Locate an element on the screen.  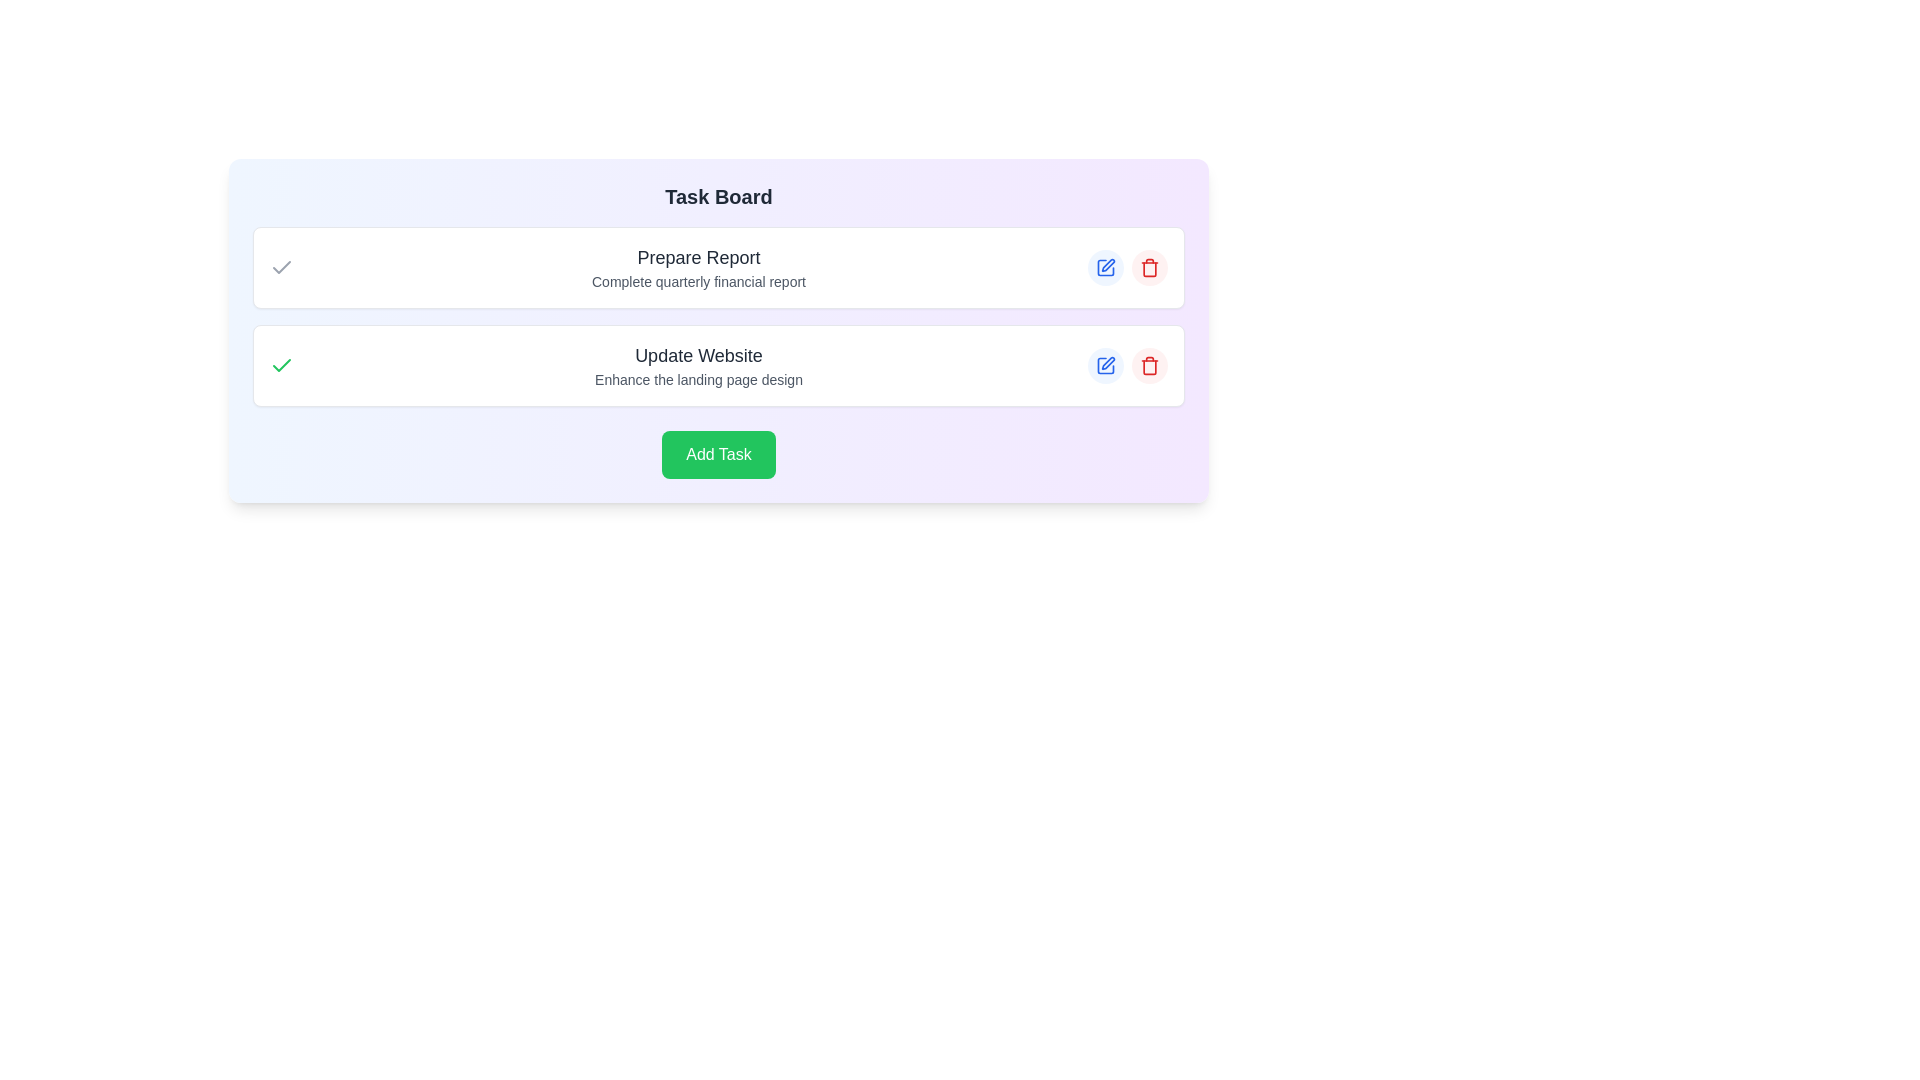
the second card in the Task Board labeled 'Update Website' is located at coordinates (719, 366).